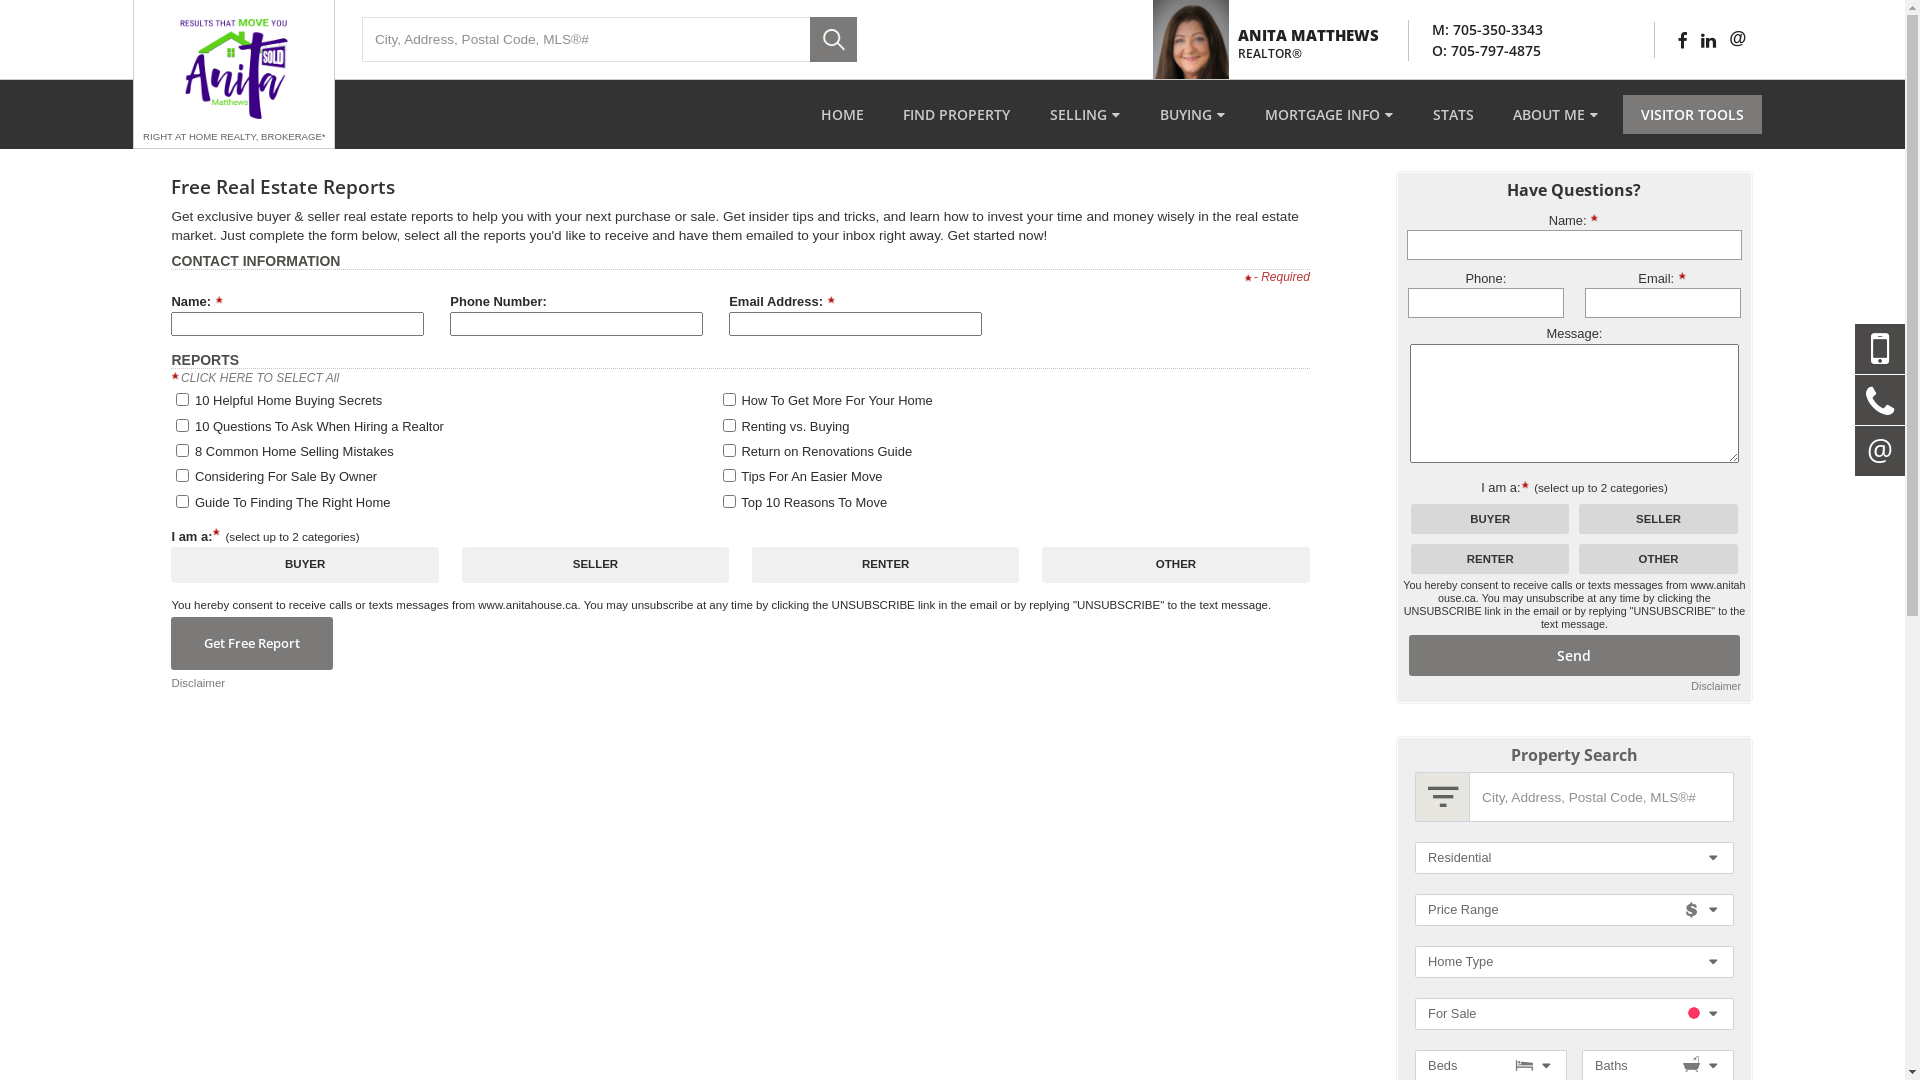 This screenshot has width=1920, height=1080. I want to click on 'STATS', so click(1414, 114).